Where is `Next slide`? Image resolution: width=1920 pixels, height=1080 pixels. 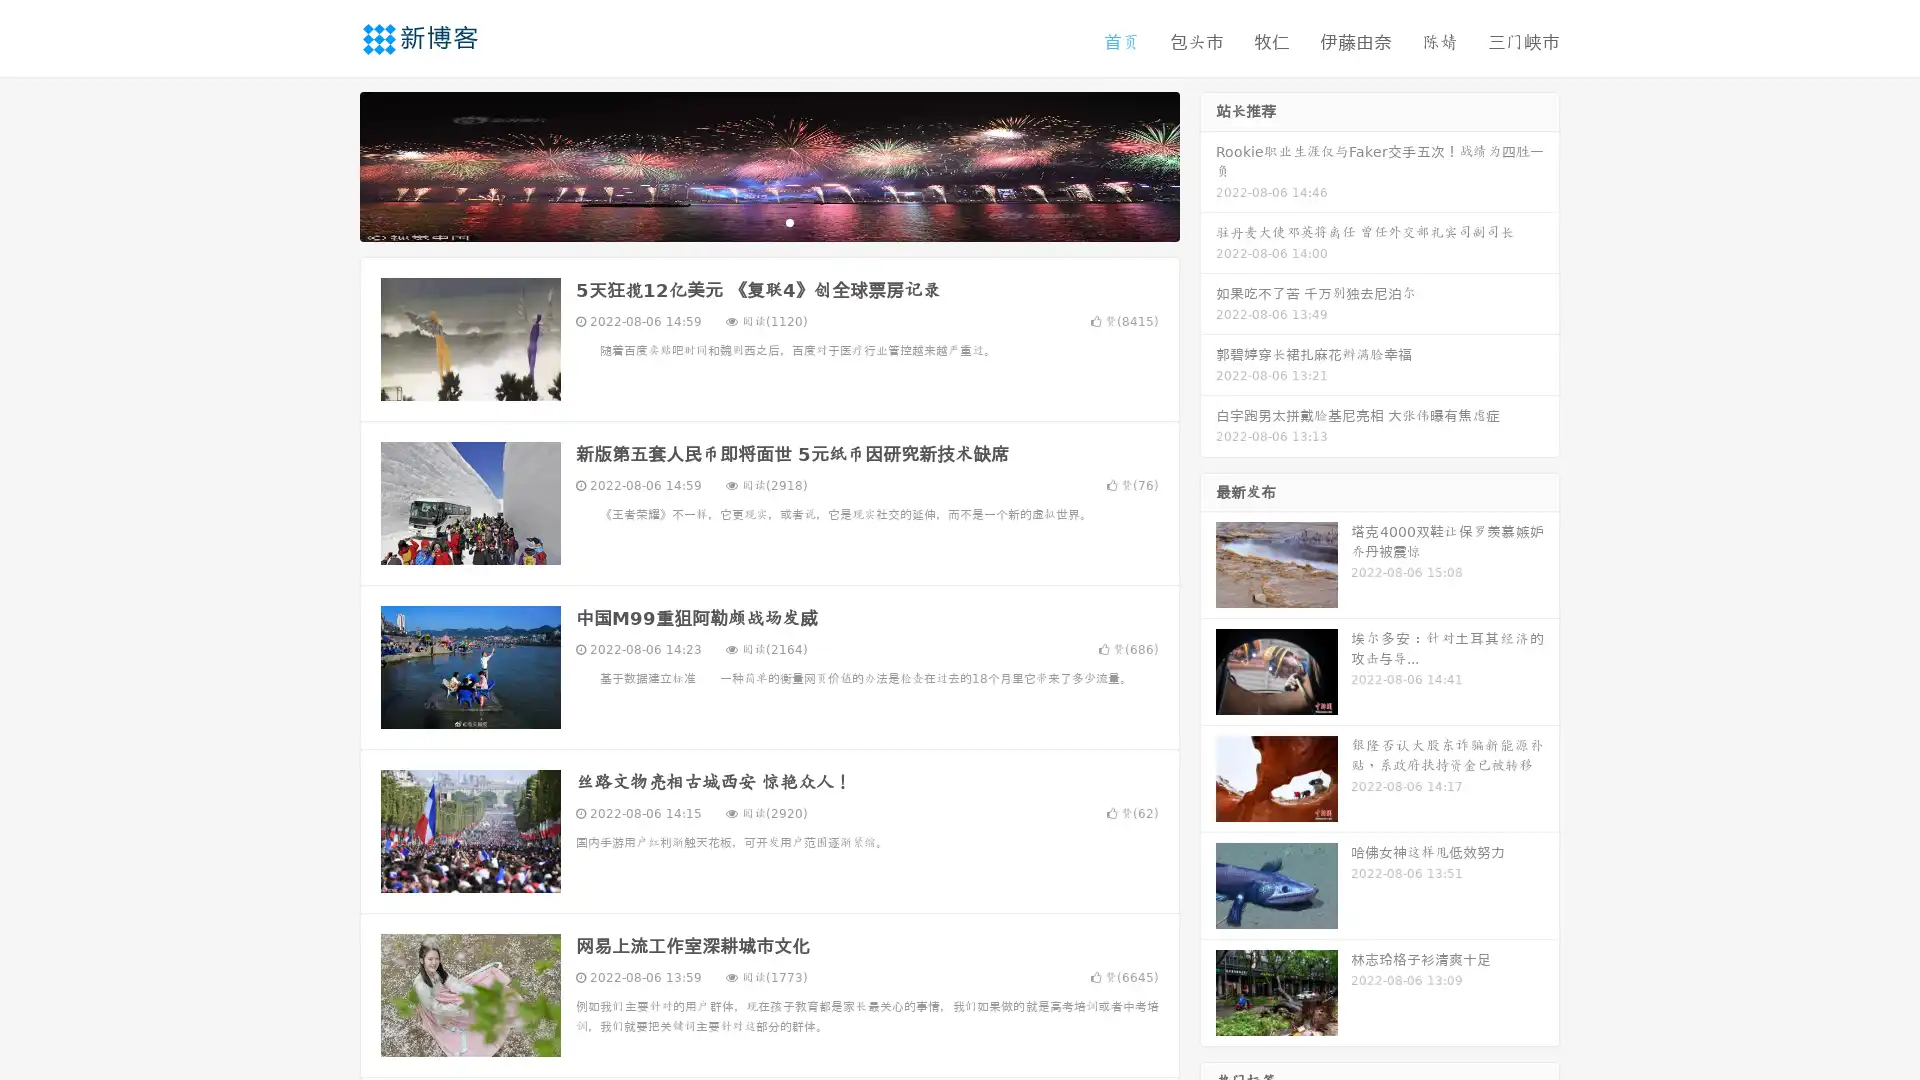
Next slide is located at coordinates (1208, 168).